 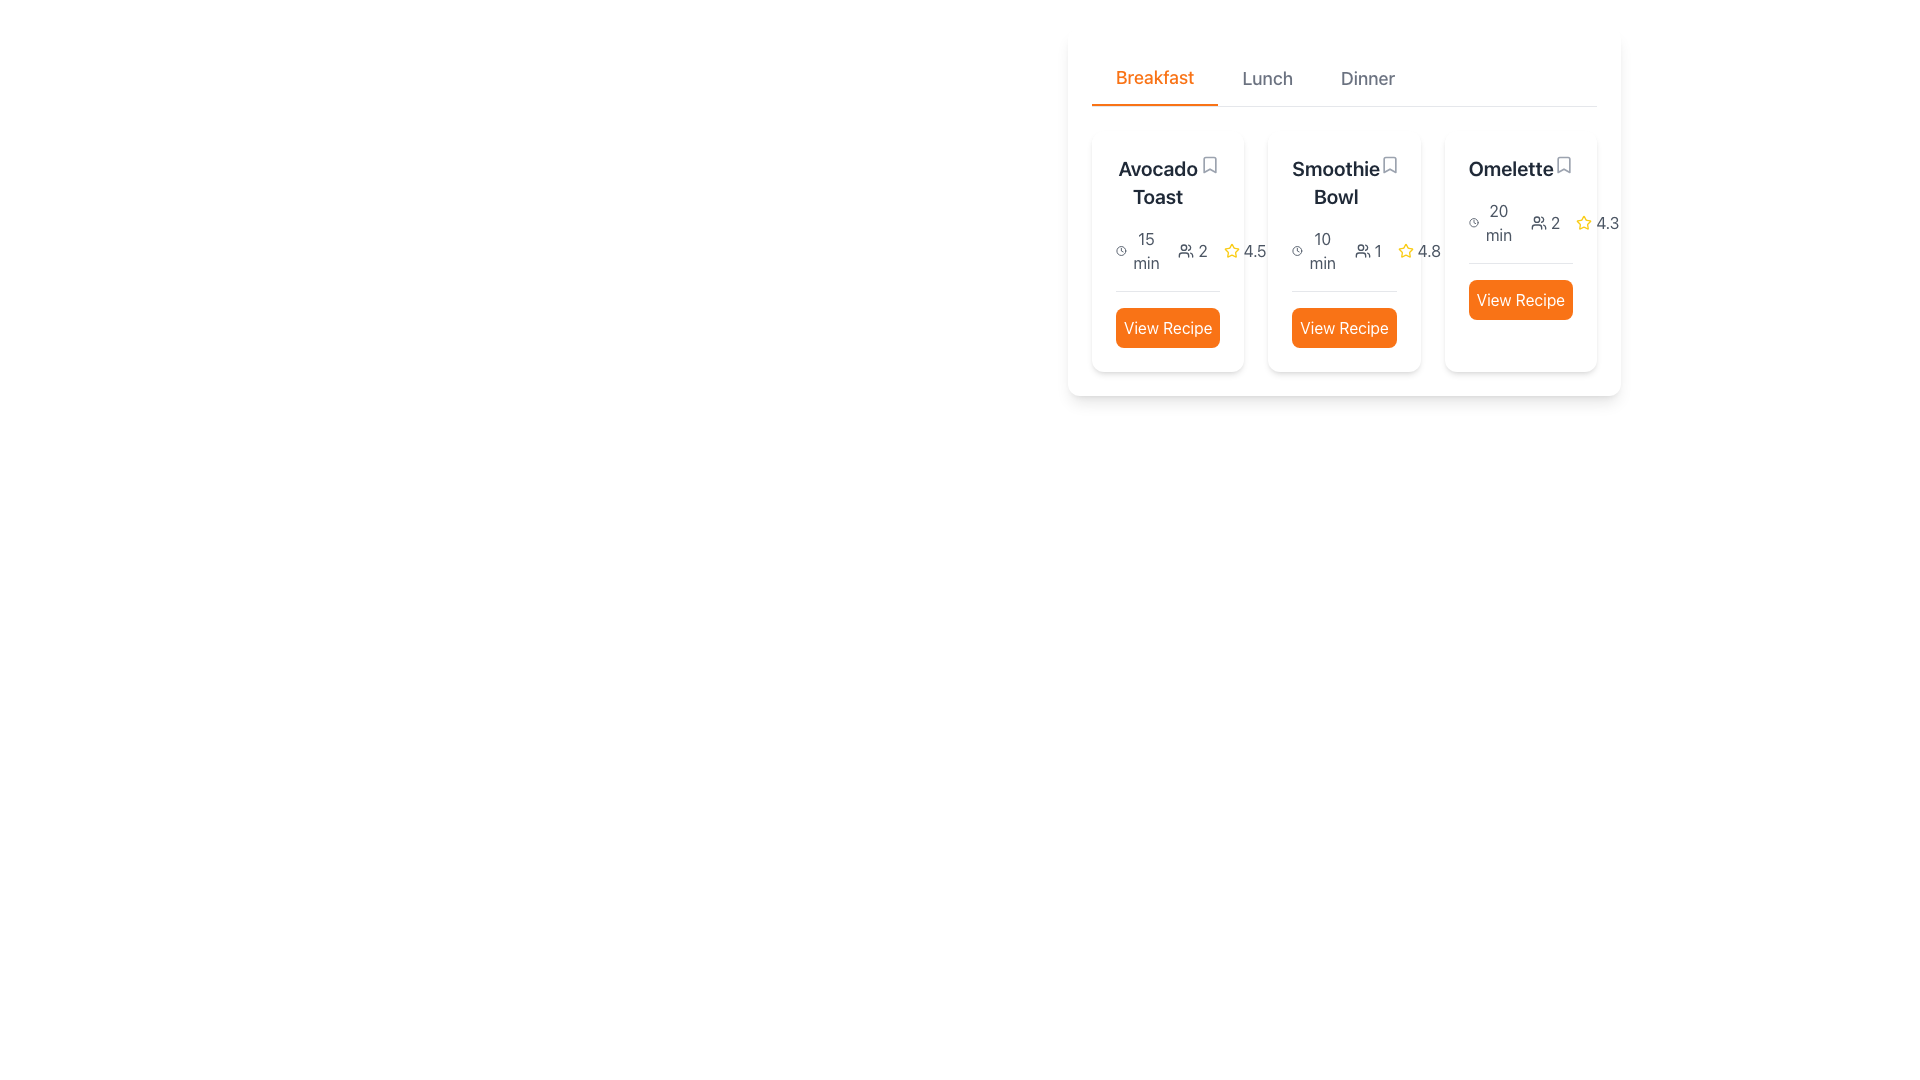 I want to click on displayed text of the Text label showing the number '1', which is located adjacent to a user icon in the second card of the recipe cards layout, so click(x=1377, y=249).